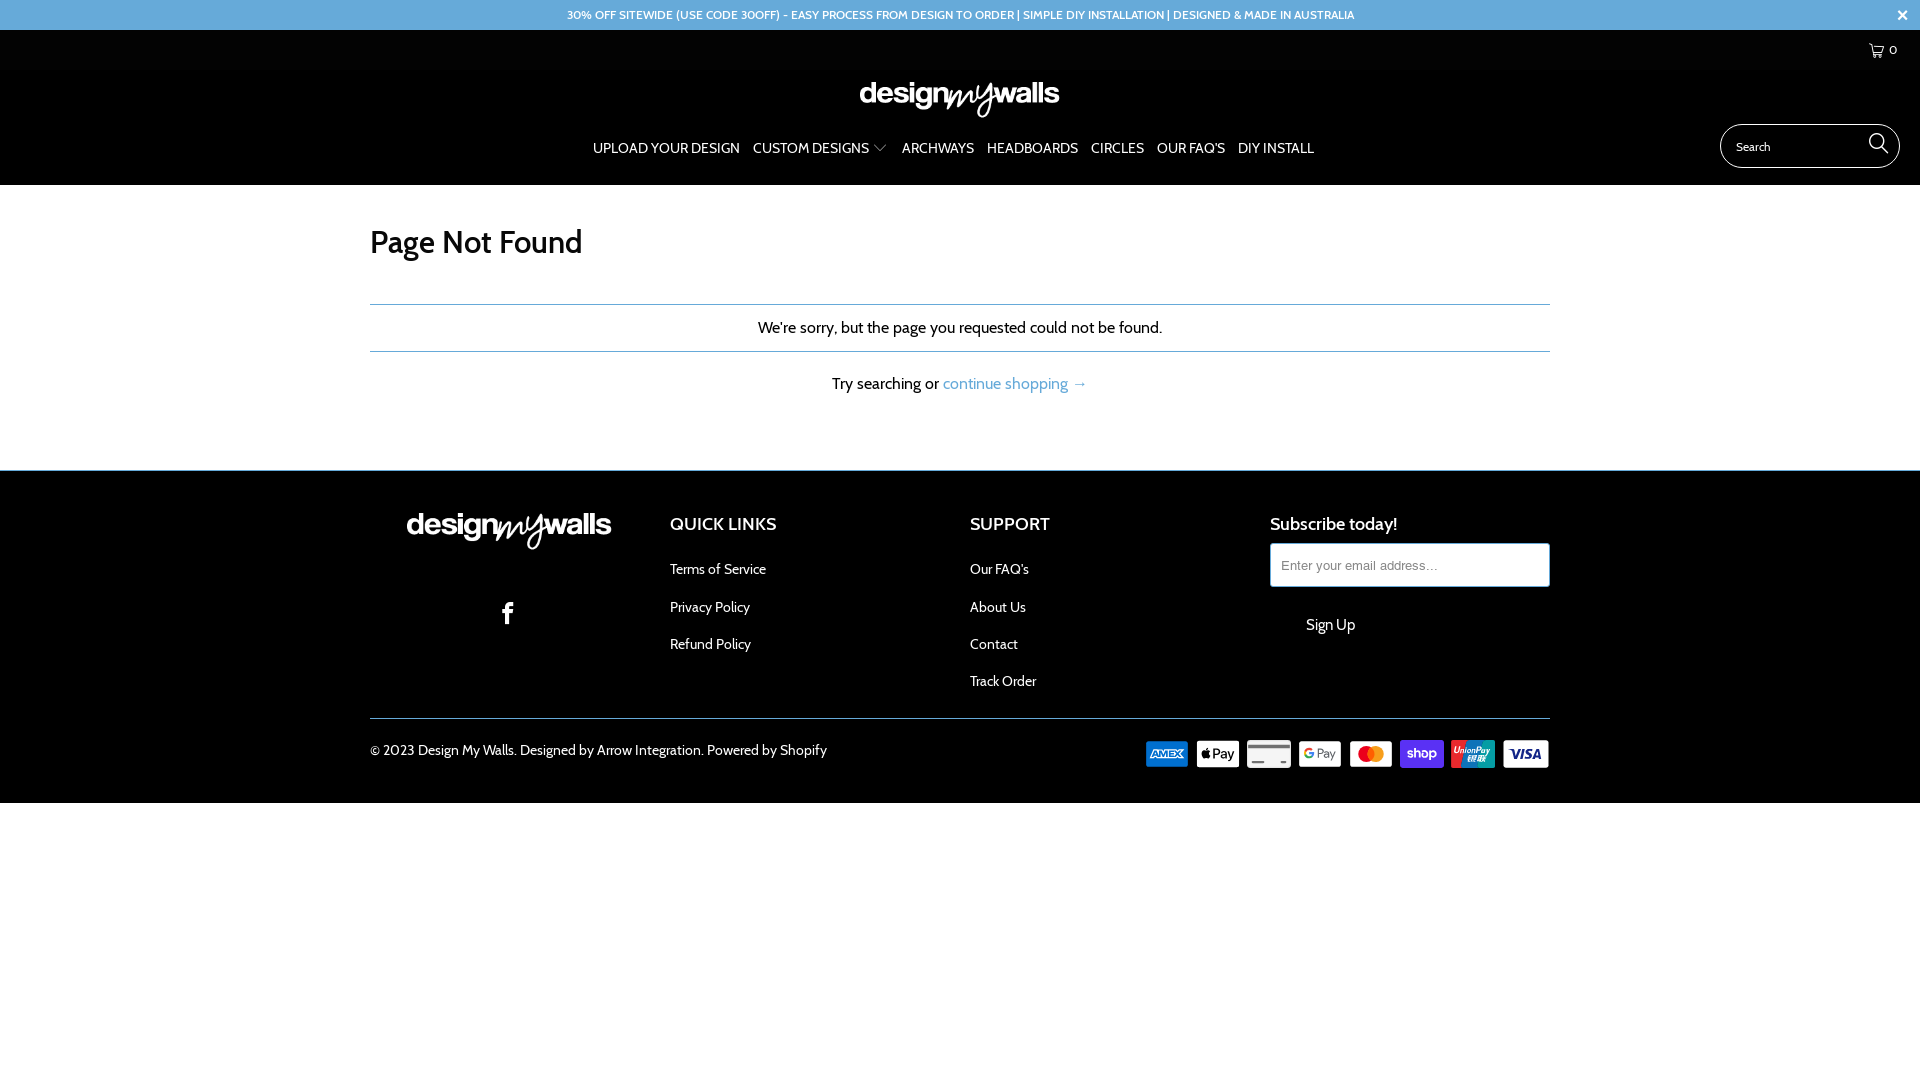 This screenshot has width=1920, height=1080. Describe the element at coordinates (1237, 148) in the screenshot. I see `'DIY INSTALL'` at that location.